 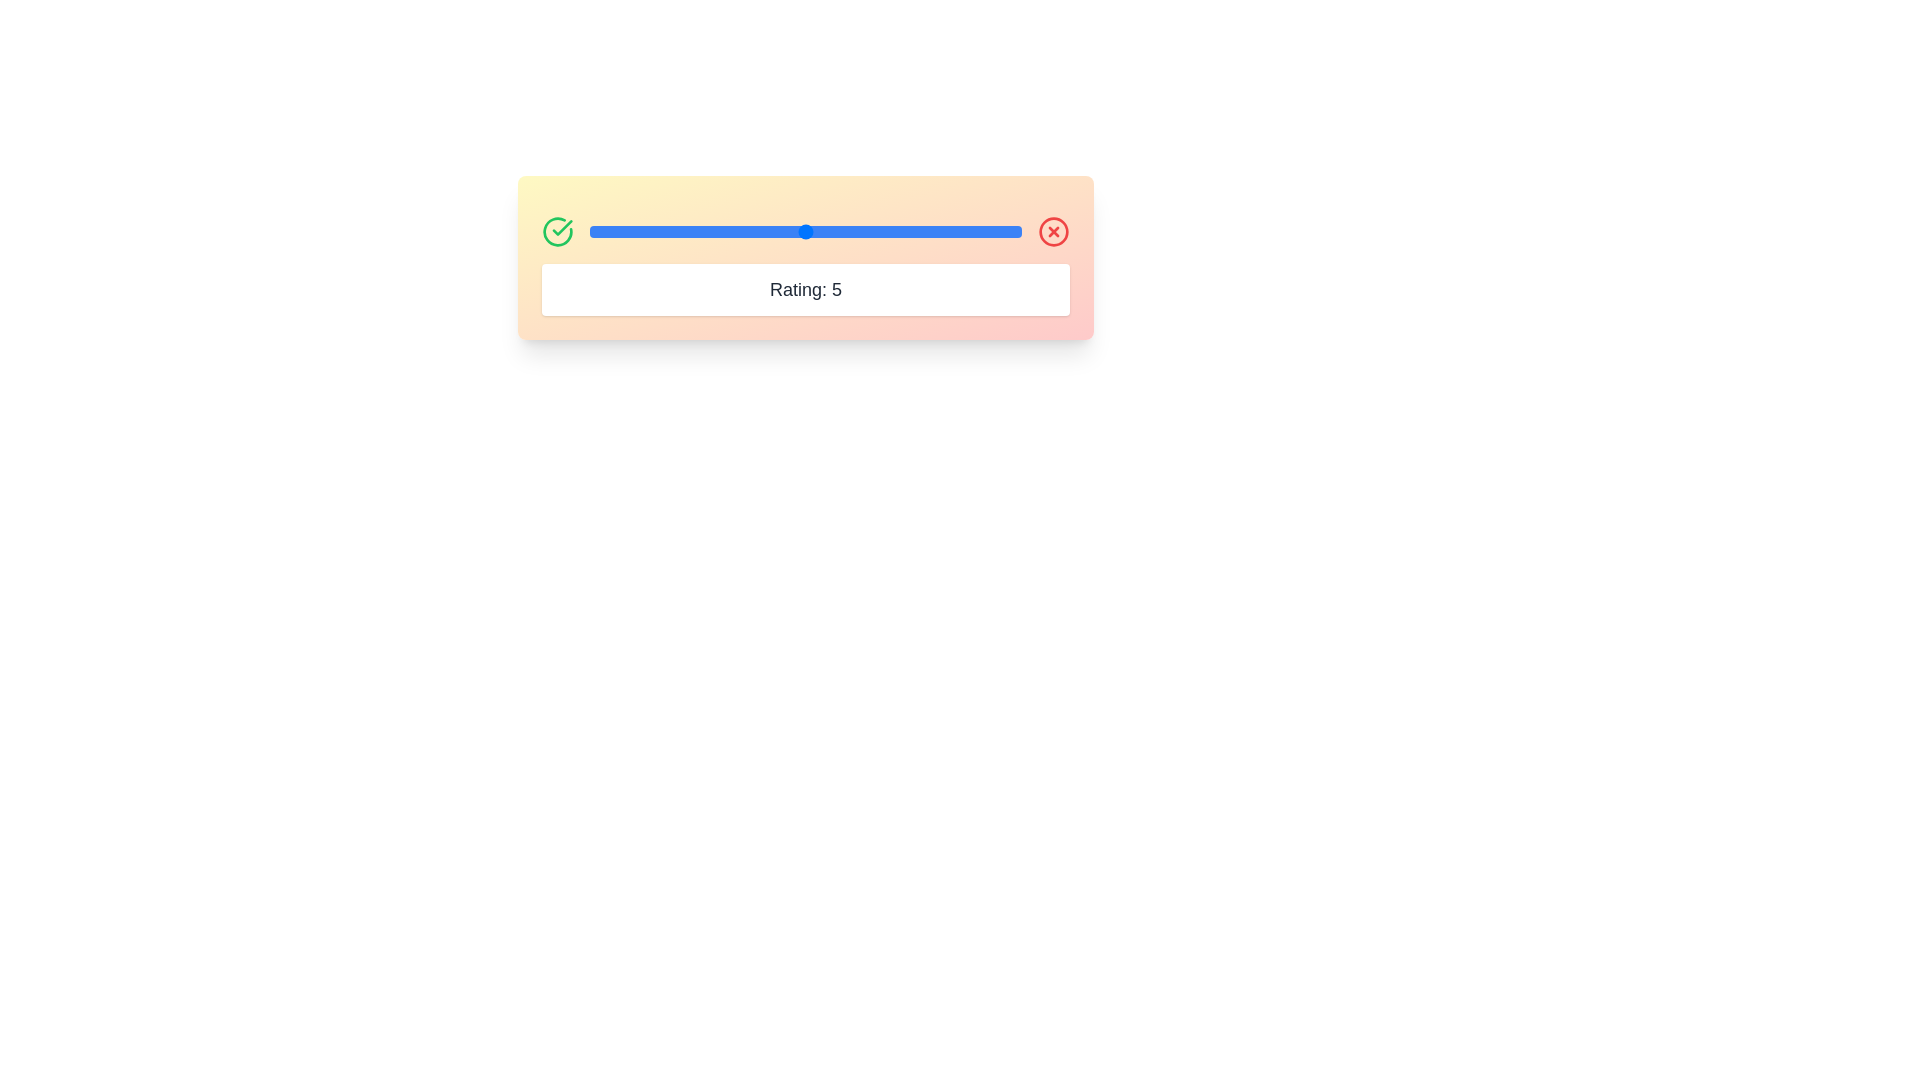 I want to click on the rating, so click(x=719, y=230).